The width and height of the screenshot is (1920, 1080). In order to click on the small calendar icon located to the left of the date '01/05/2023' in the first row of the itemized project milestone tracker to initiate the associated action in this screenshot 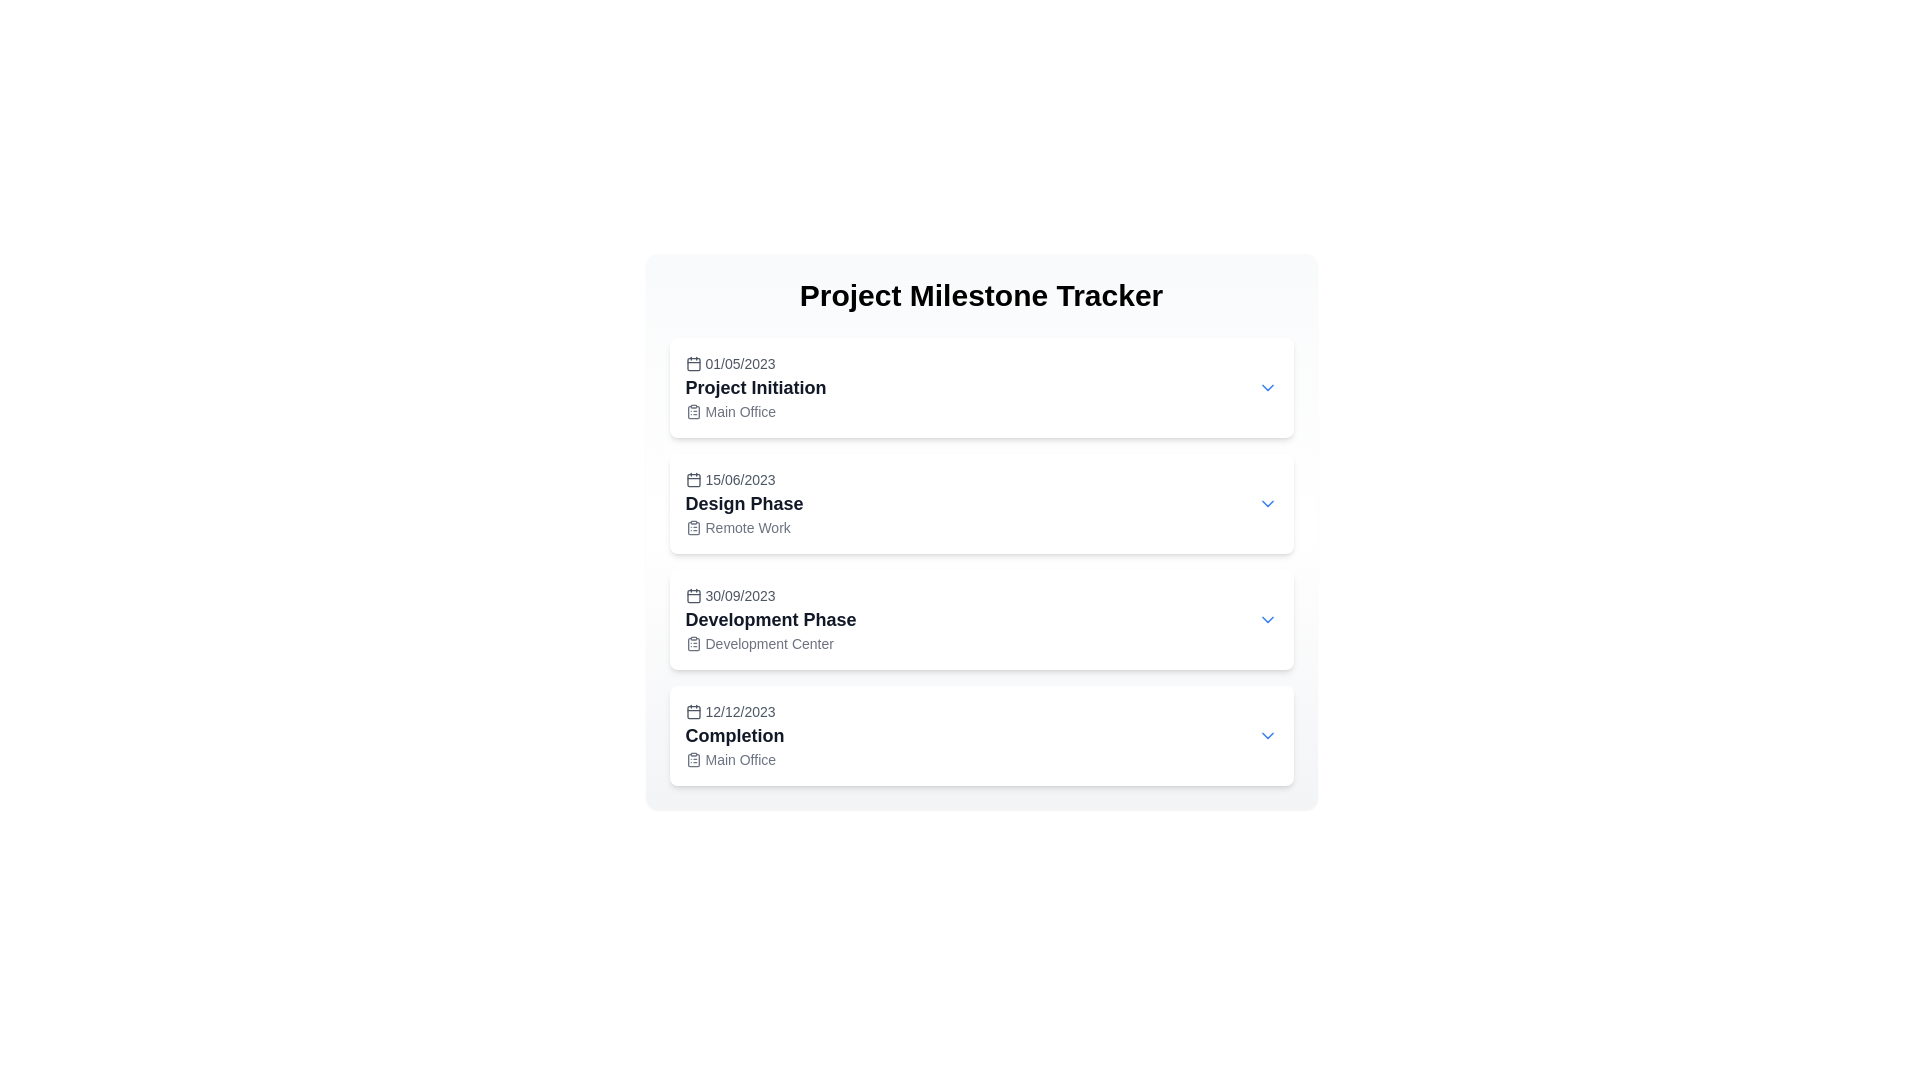, I will do `click(693, 363)`.